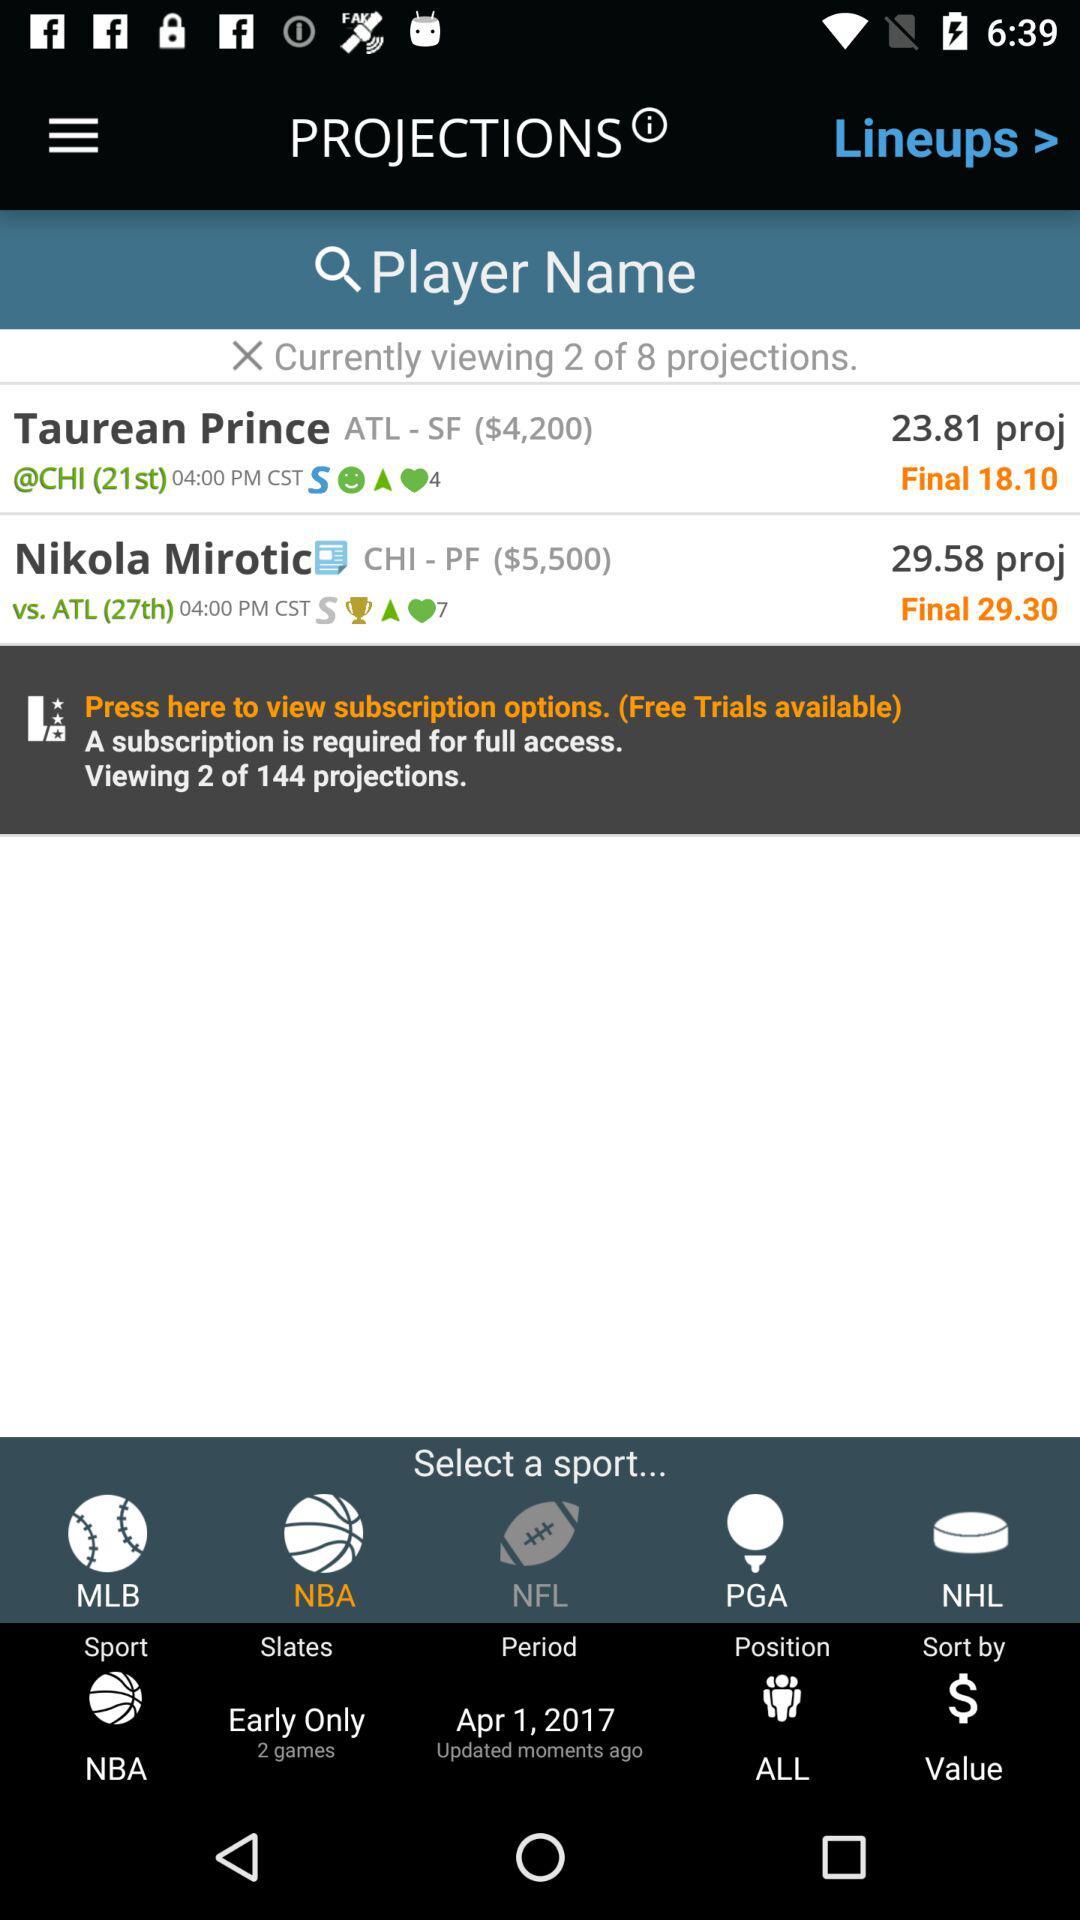 The width and height of the screenshot is (1080, 1920). I want to click on item to the right of the  - pf icon, so click(545, 557).